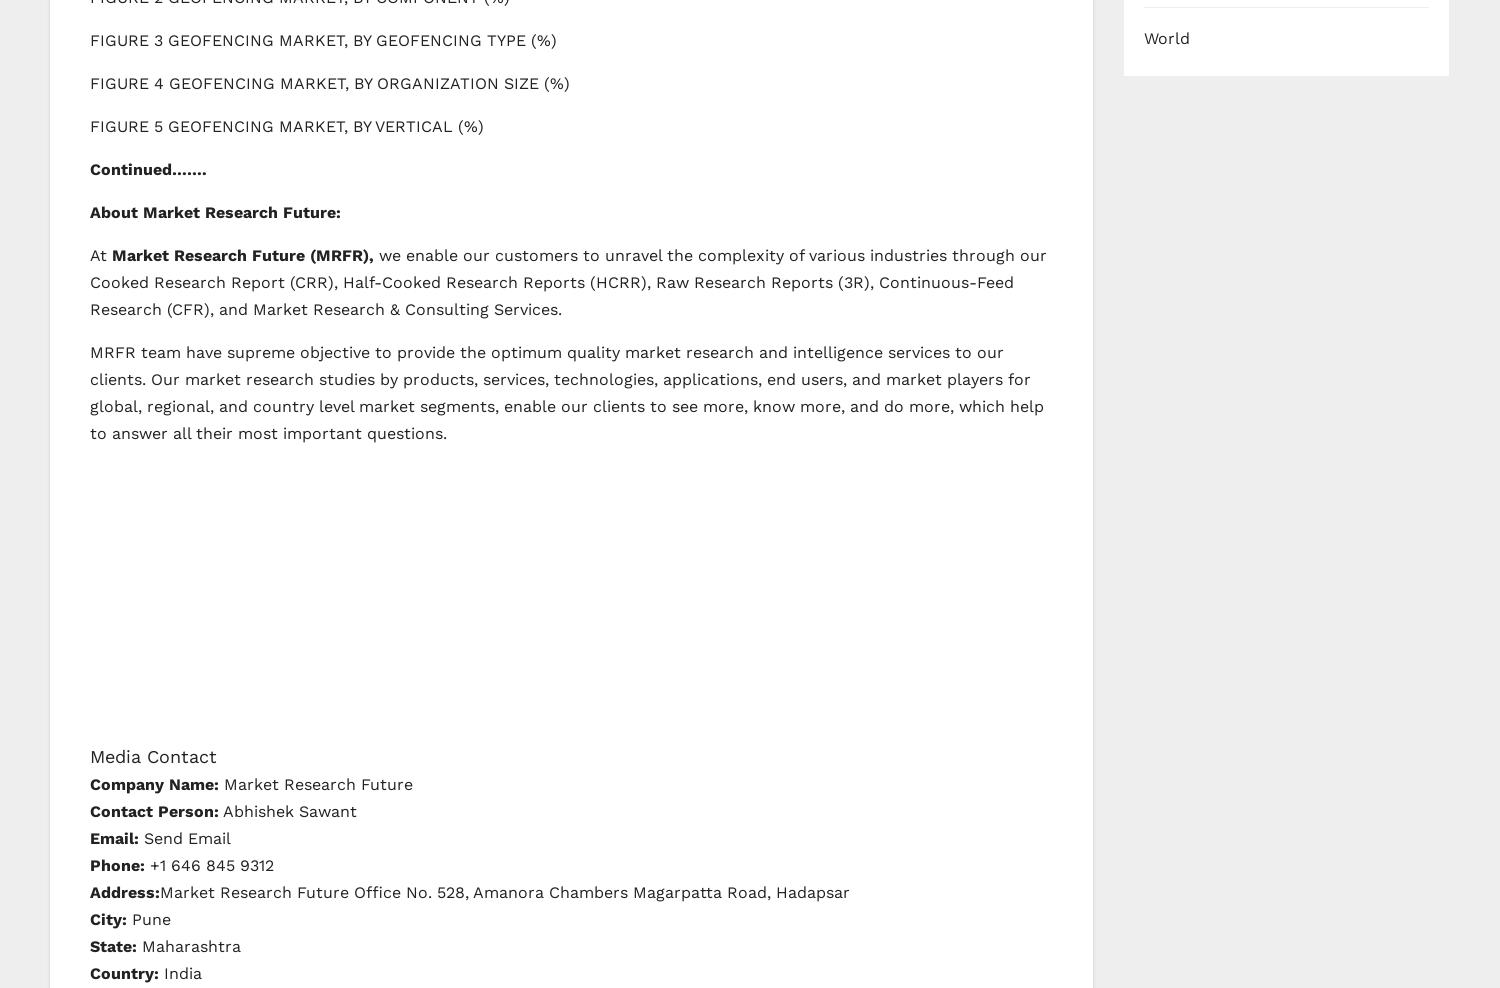 This screenshot has width=1500, height=988. I want to click on 'Maharashtra', so click(188, 945).